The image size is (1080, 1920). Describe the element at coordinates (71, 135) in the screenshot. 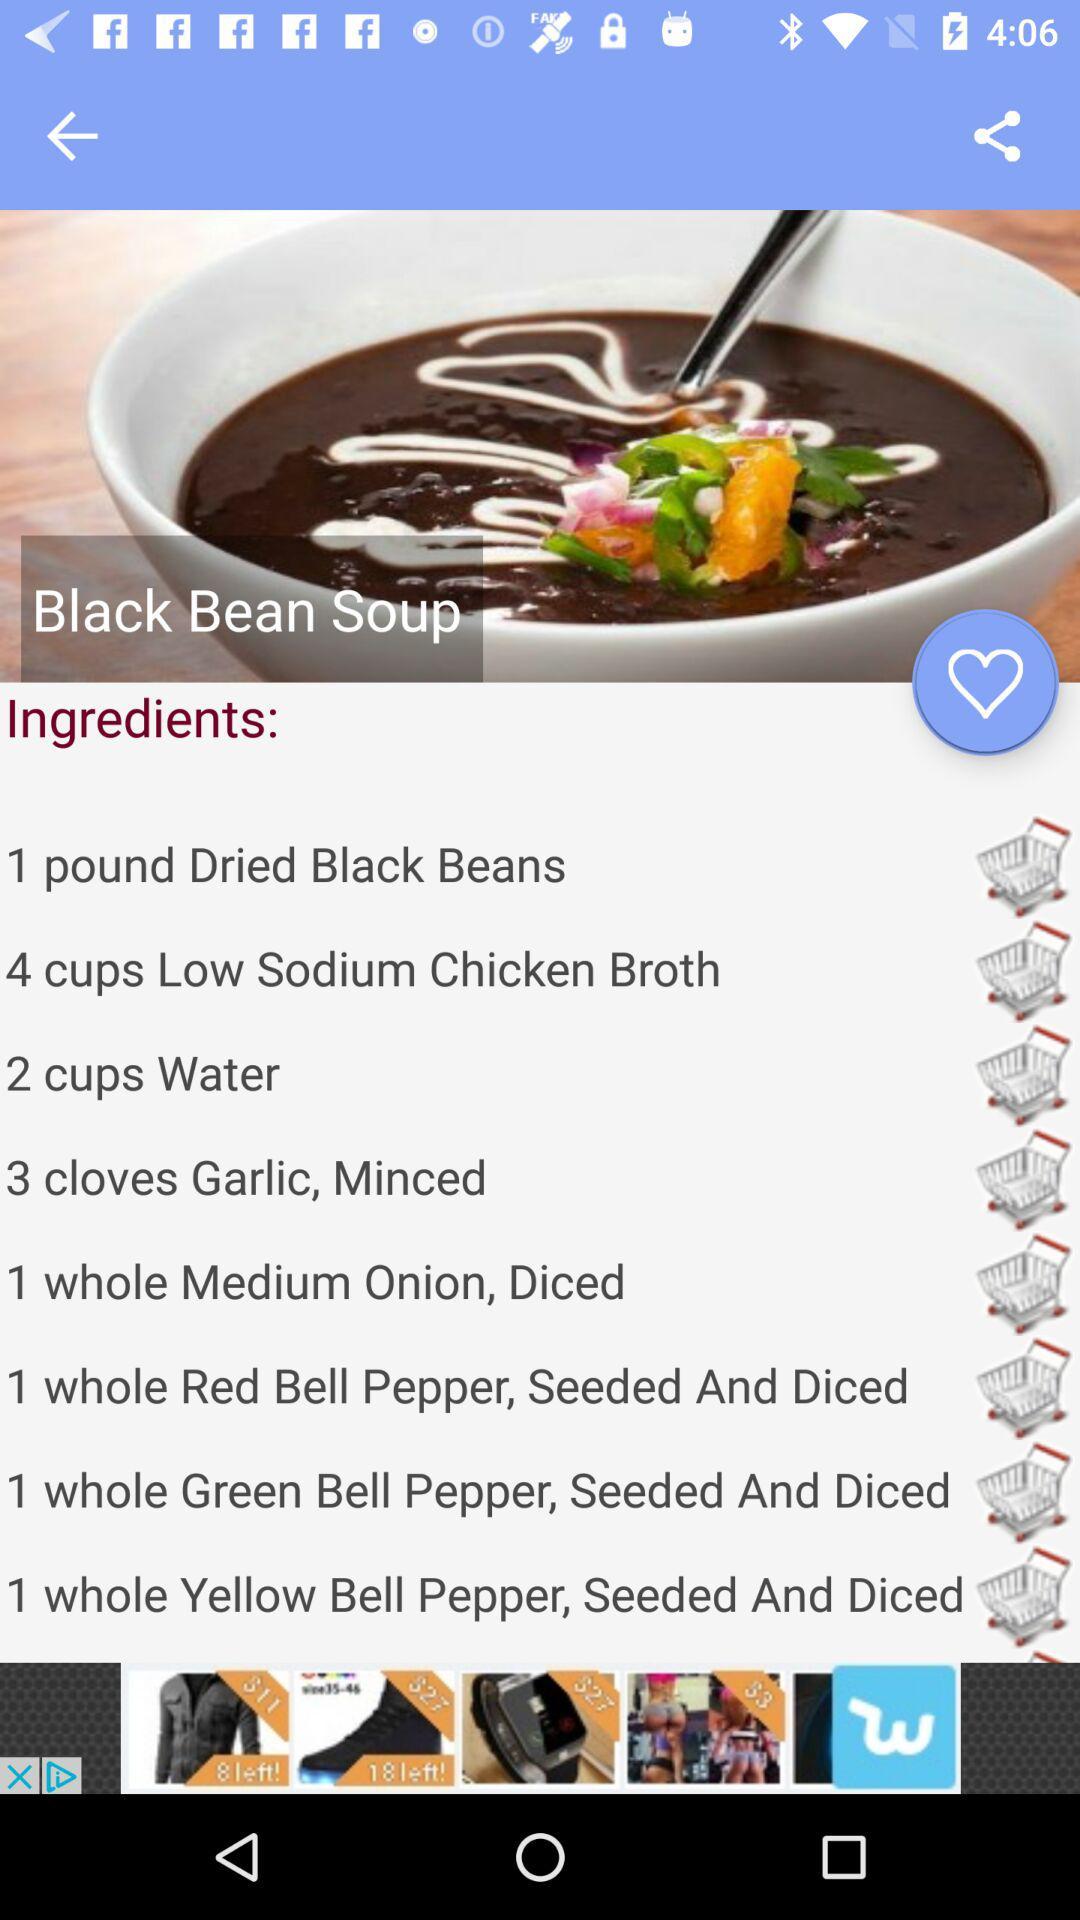

I see `the icon on the top left corner` at that location.